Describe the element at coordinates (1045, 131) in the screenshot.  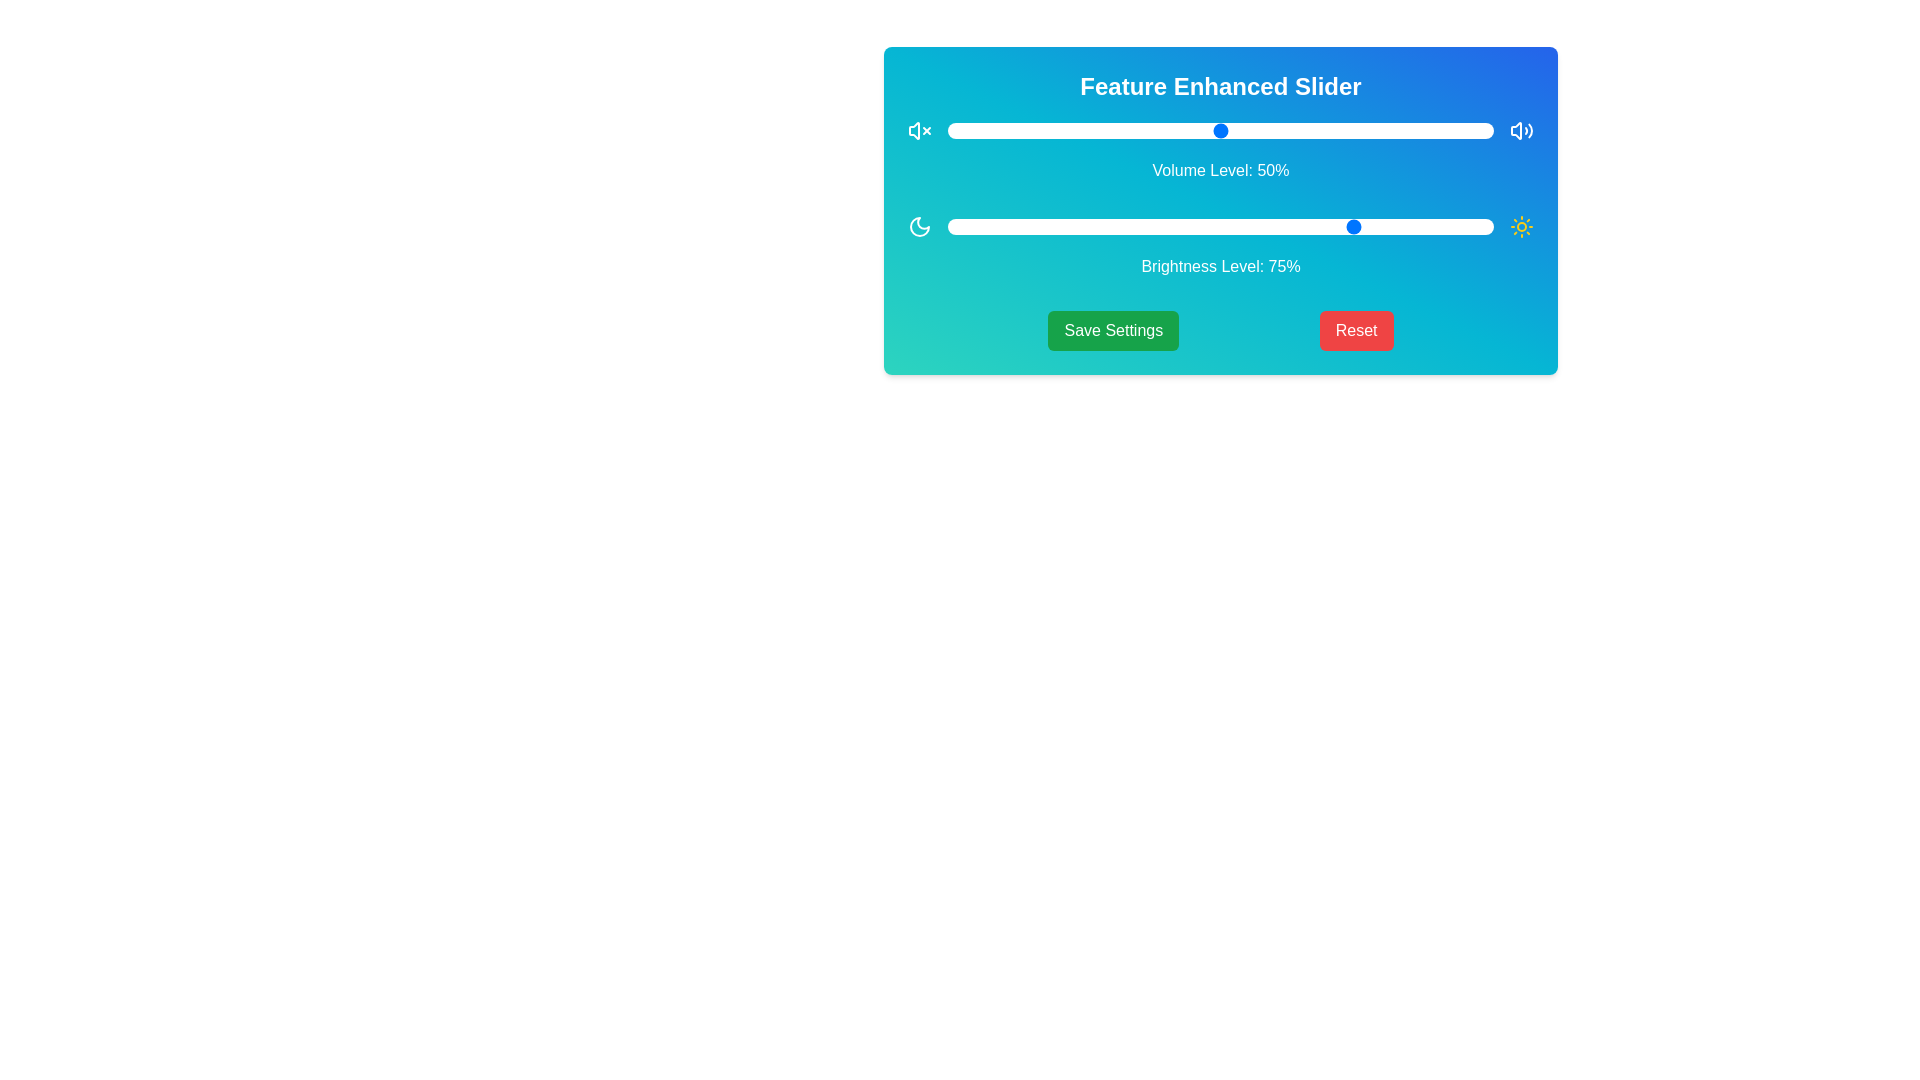
I see `the slider value` at that location.